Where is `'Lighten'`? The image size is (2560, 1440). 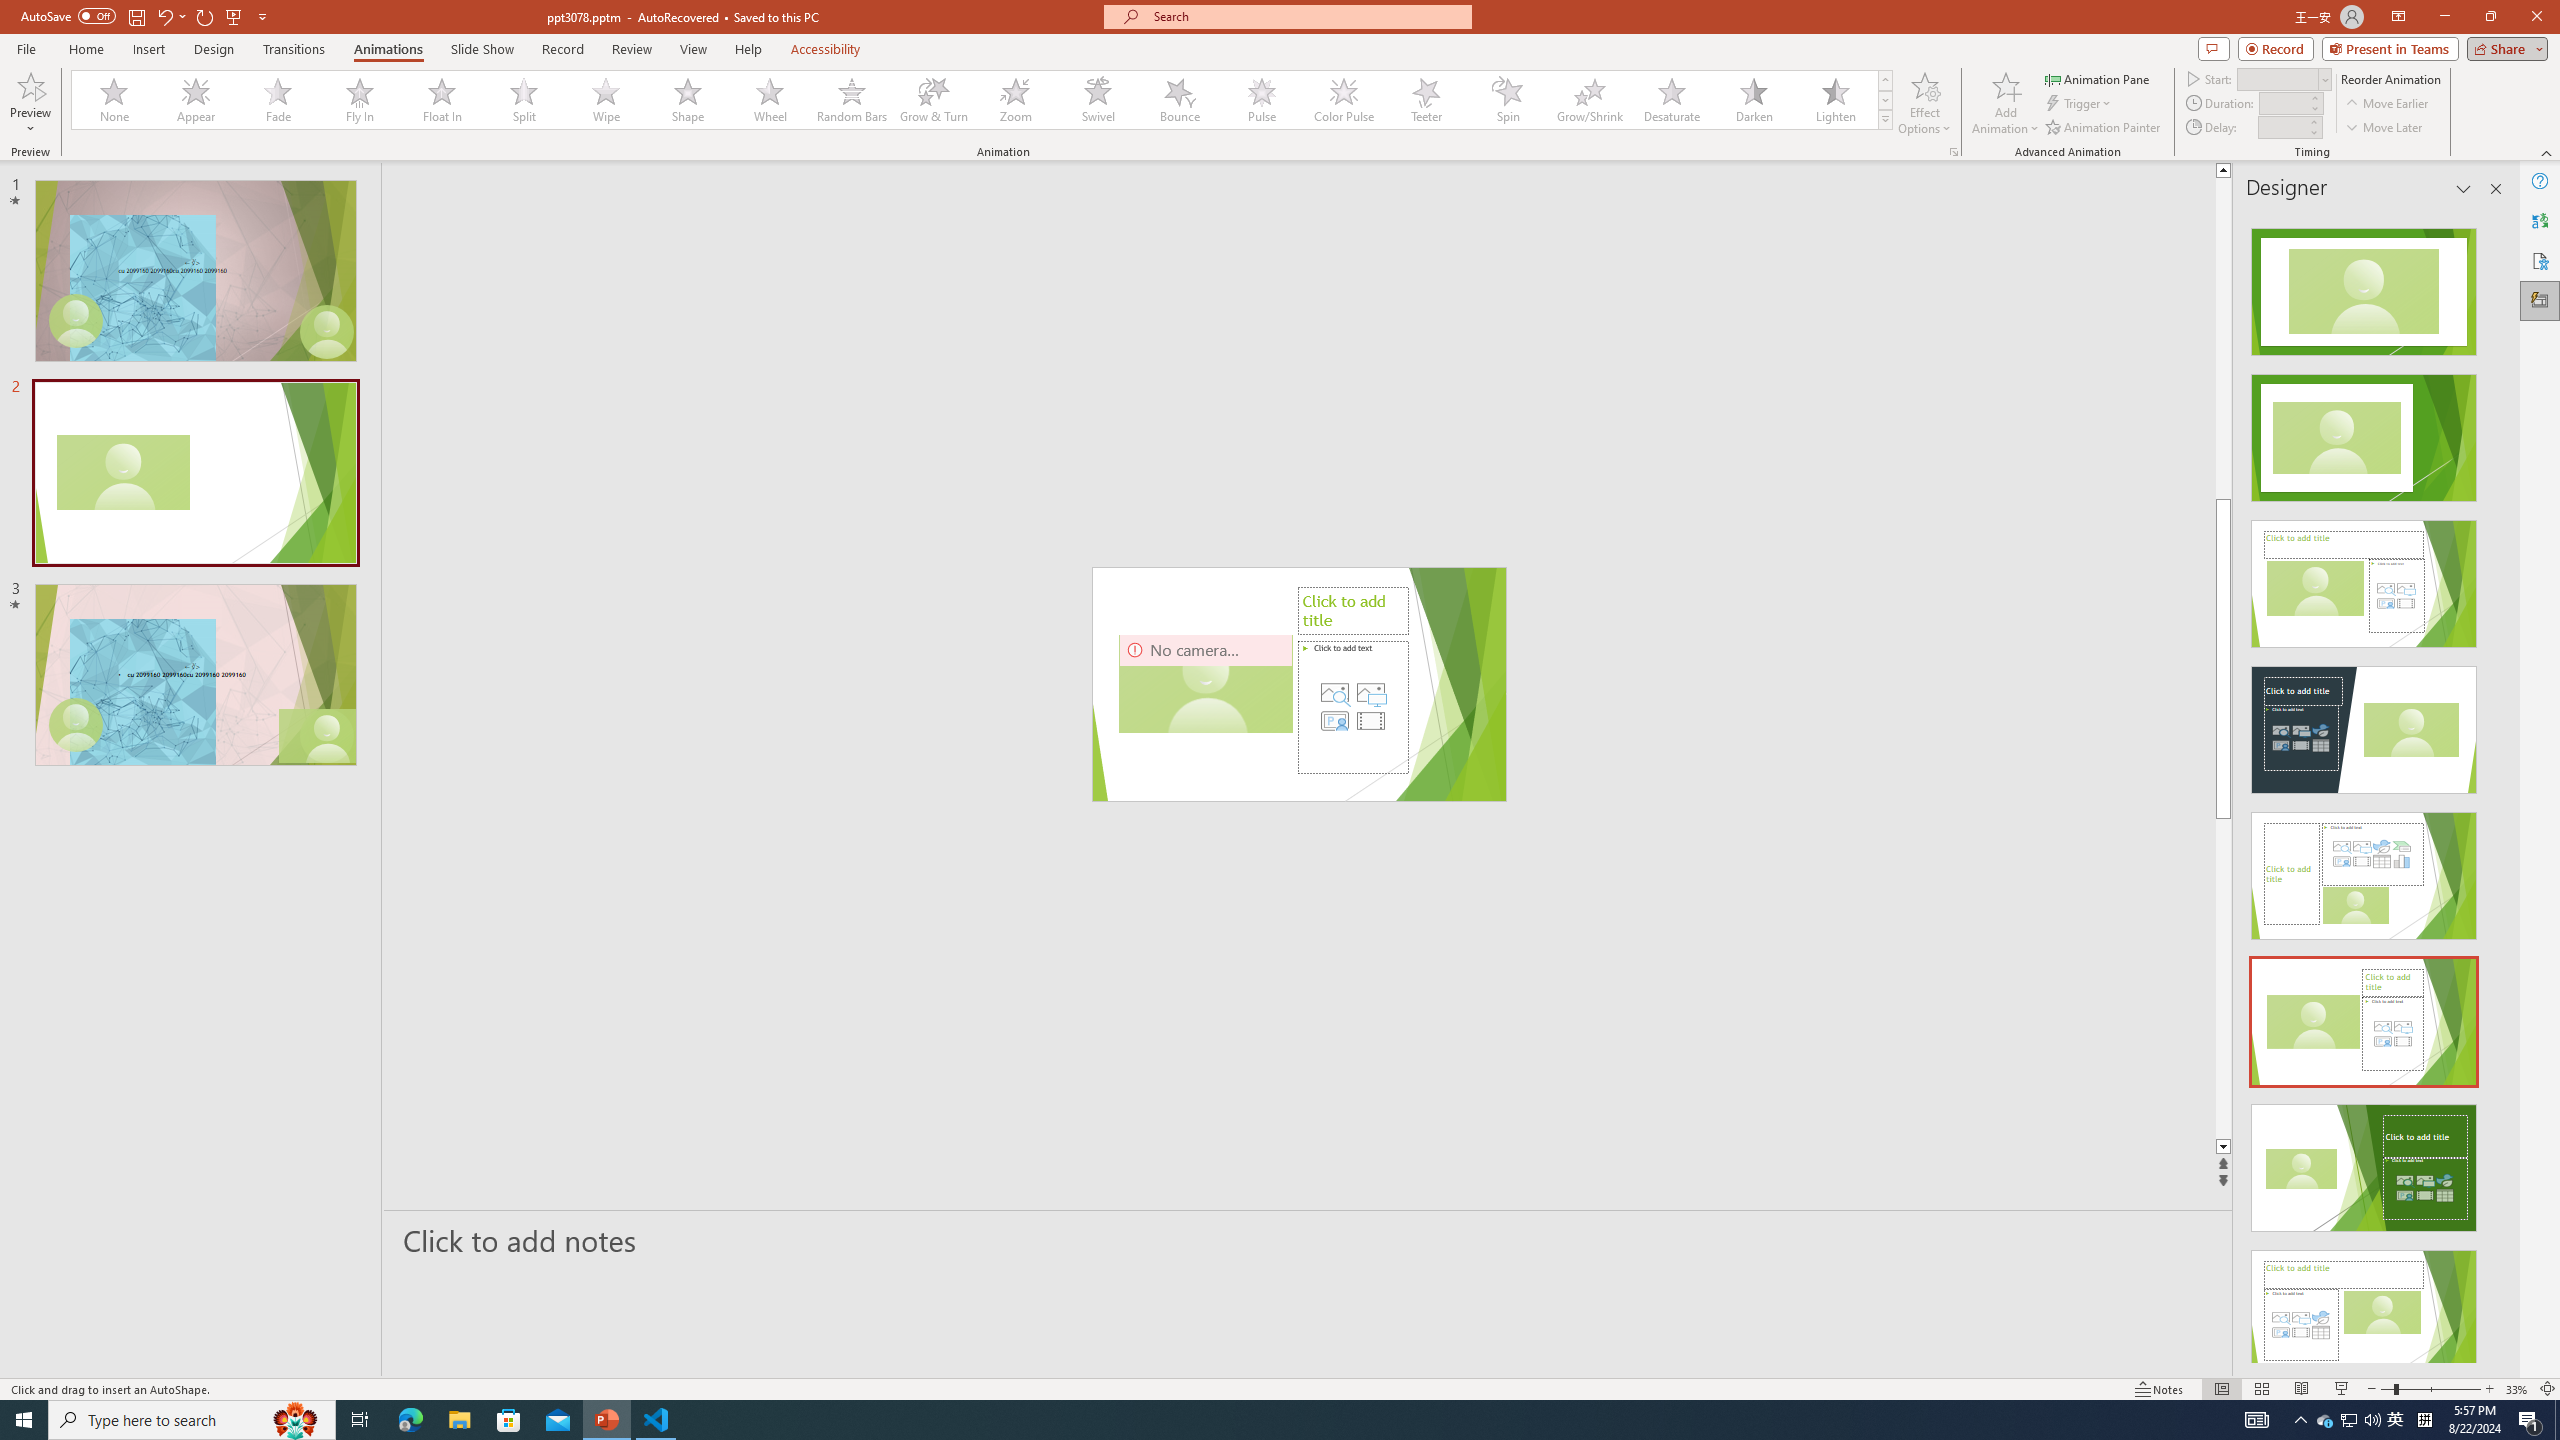 'Lighten' is located at coordinates (1834, 99).